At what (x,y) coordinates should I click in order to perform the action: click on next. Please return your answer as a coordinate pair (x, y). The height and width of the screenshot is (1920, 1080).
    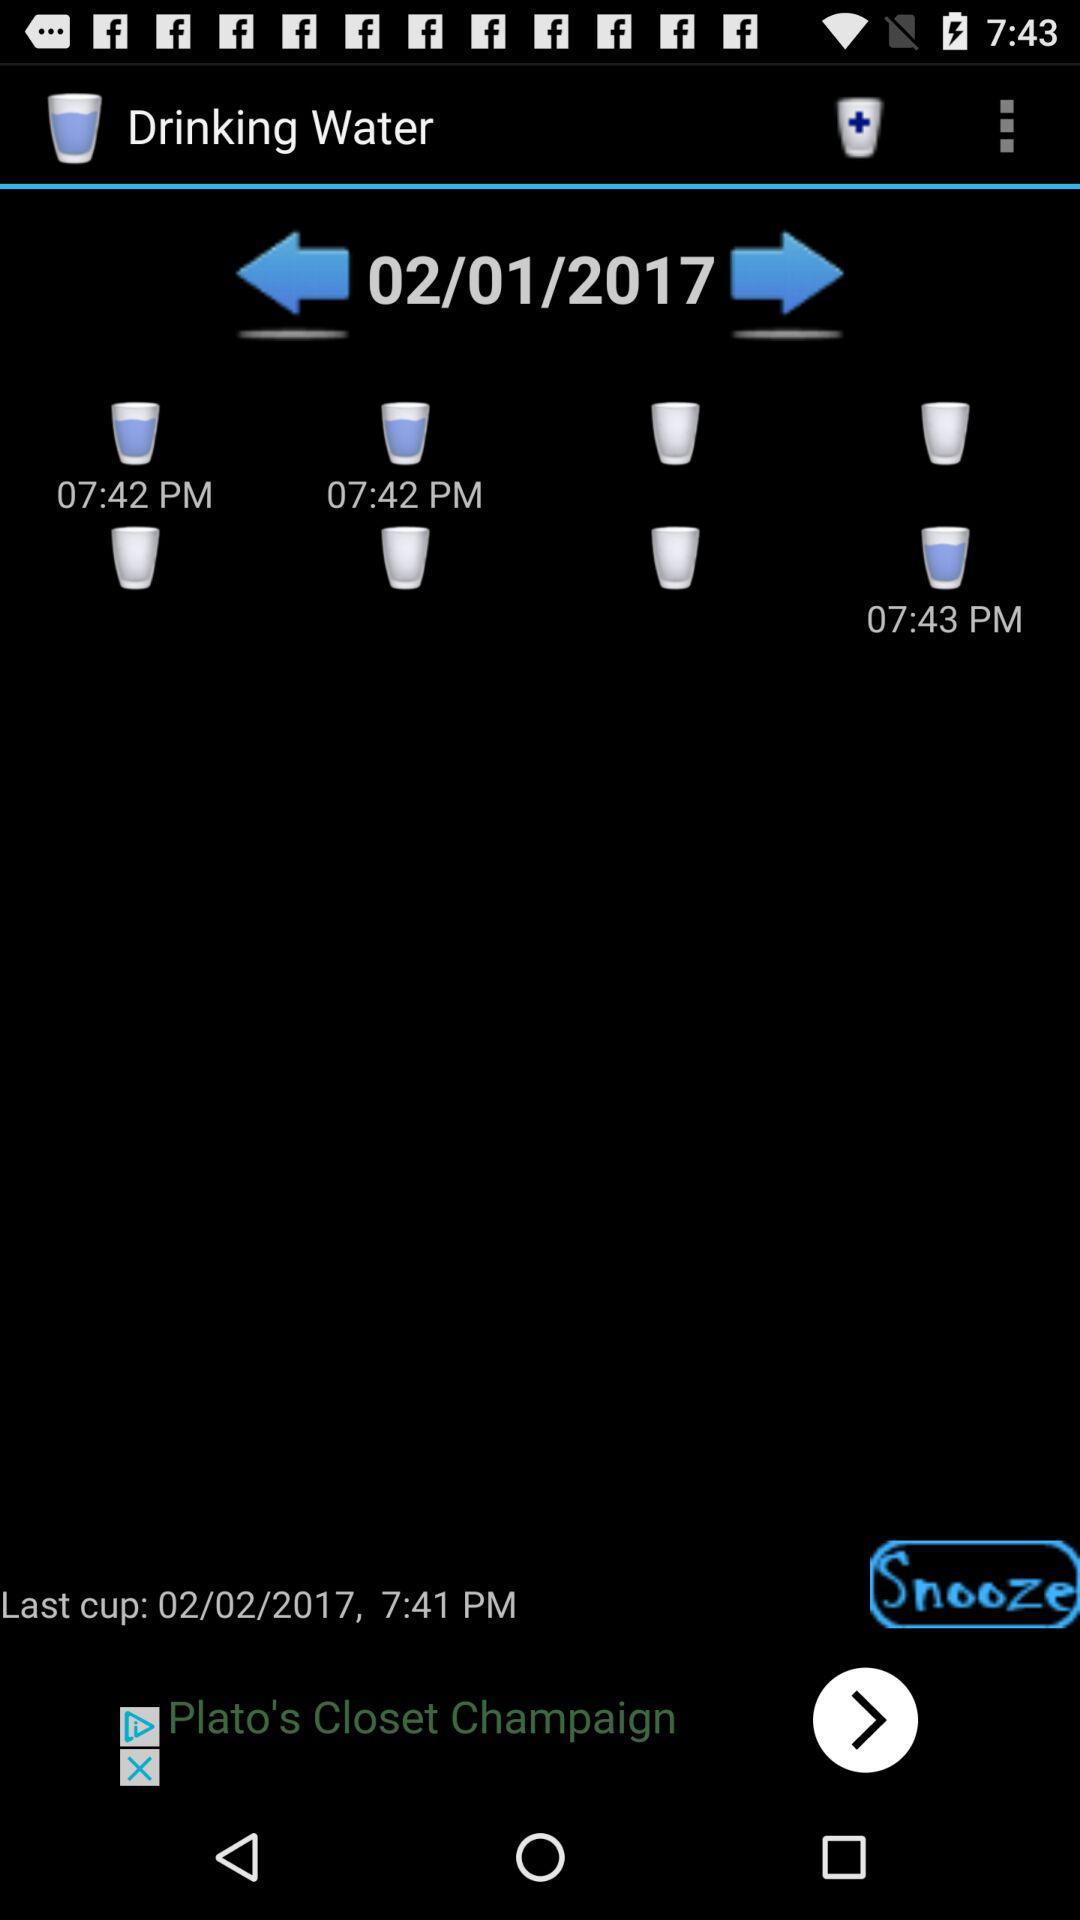
    Looking at the image, I should click on (785, 277).